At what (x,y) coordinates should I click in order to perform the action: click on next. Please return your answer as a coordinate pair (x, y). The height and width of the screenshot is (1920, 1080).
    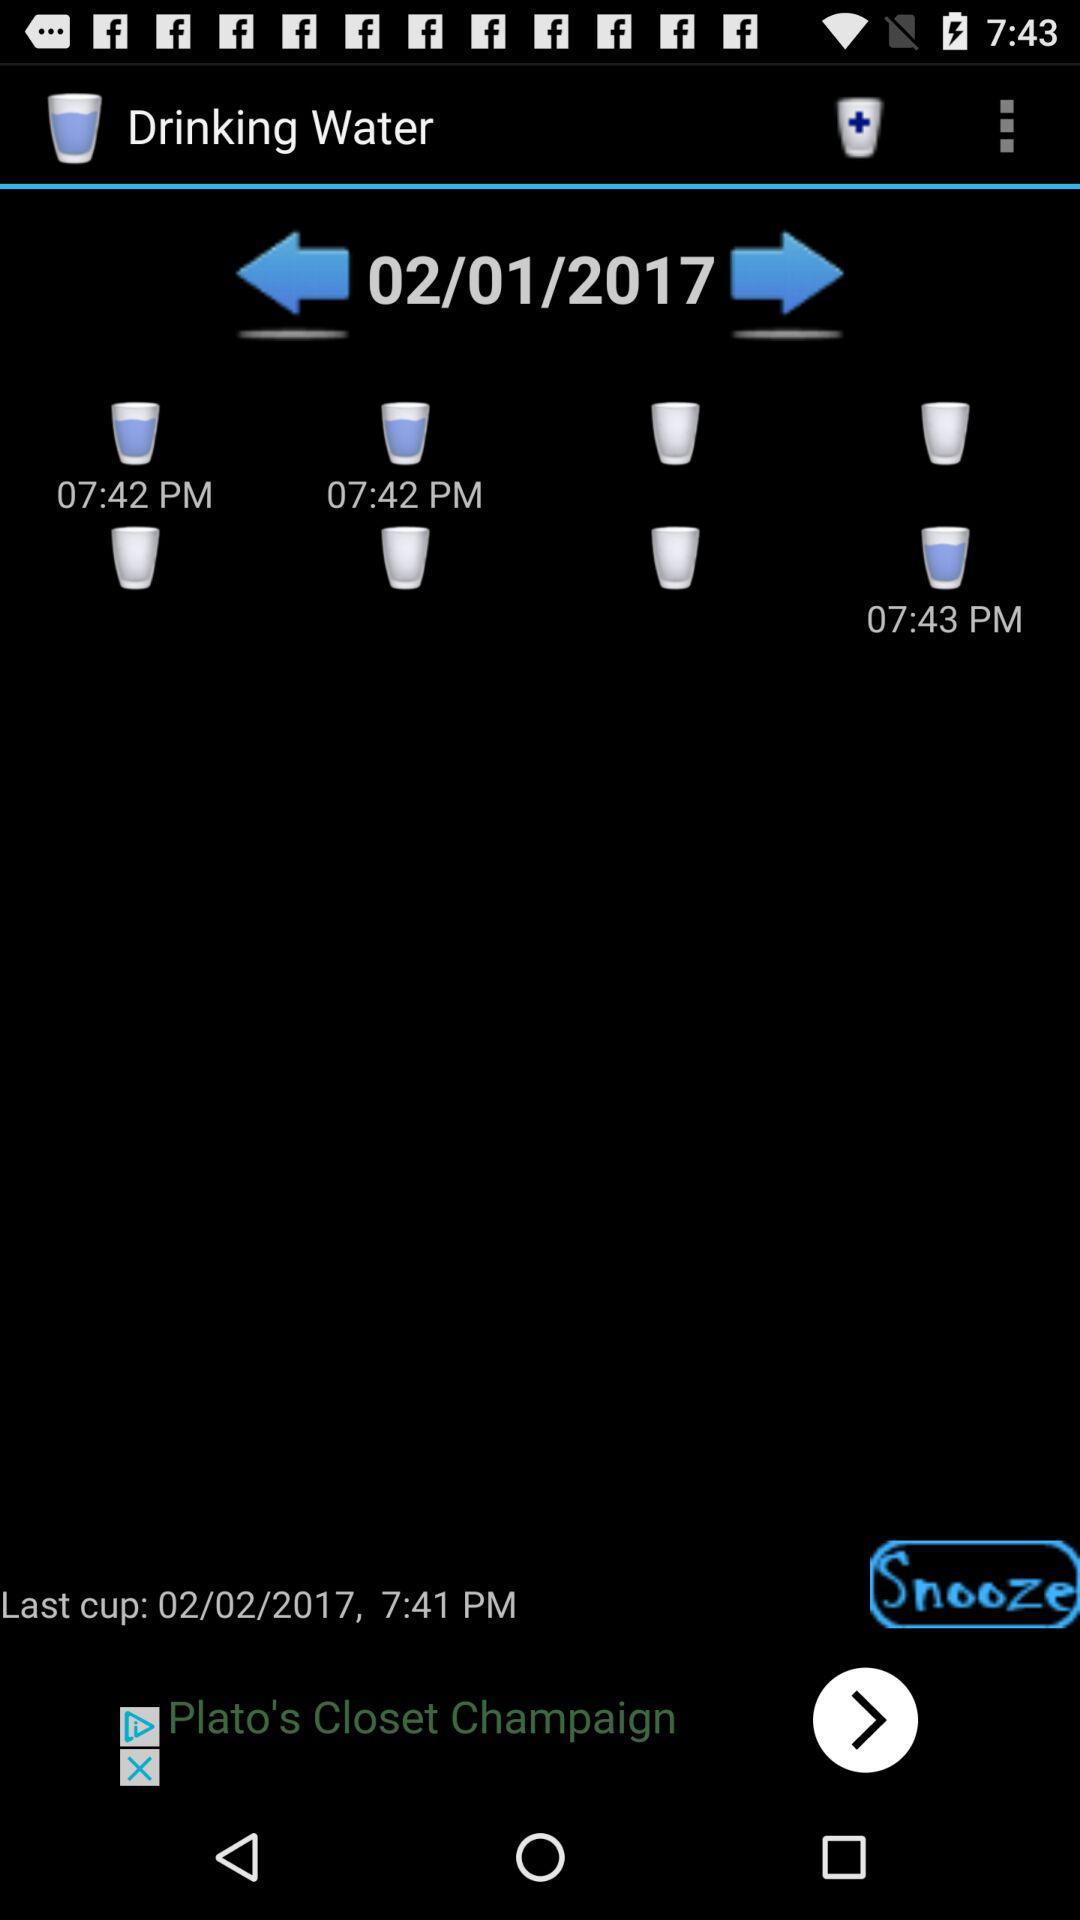
    Looking at the image, I should click on (785, 277).